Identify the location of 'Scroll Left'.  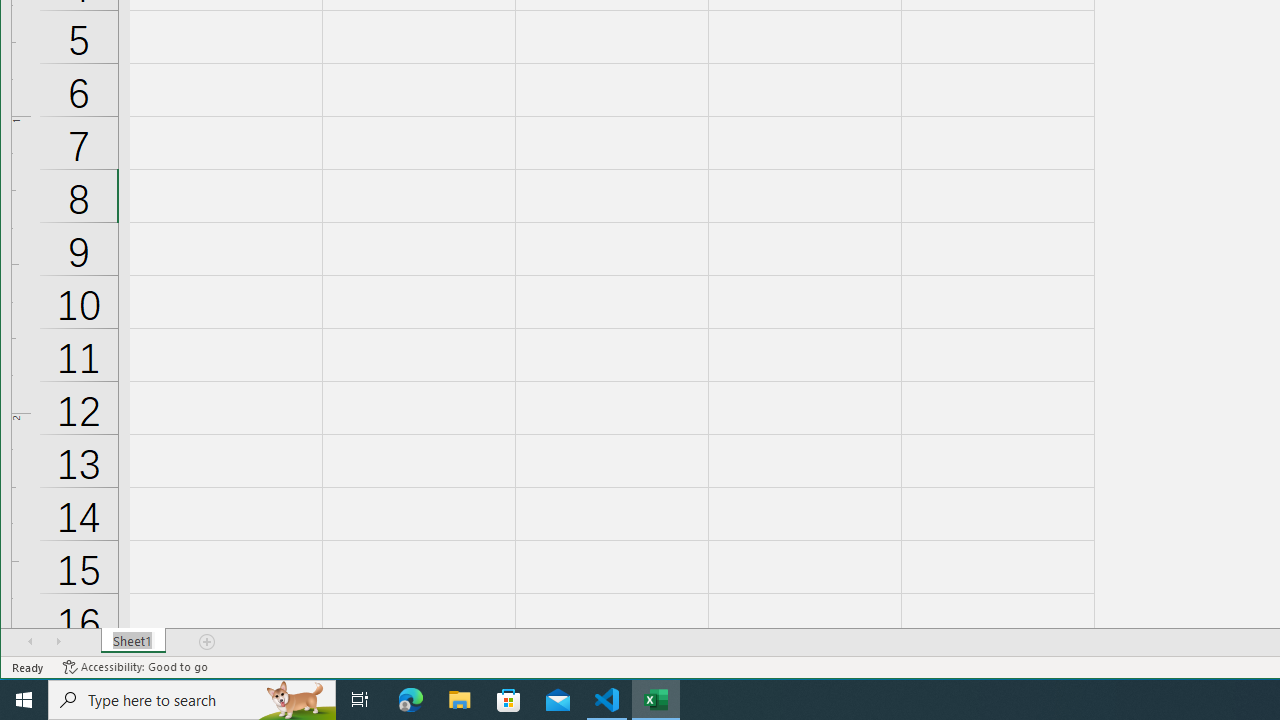
(30, 641).